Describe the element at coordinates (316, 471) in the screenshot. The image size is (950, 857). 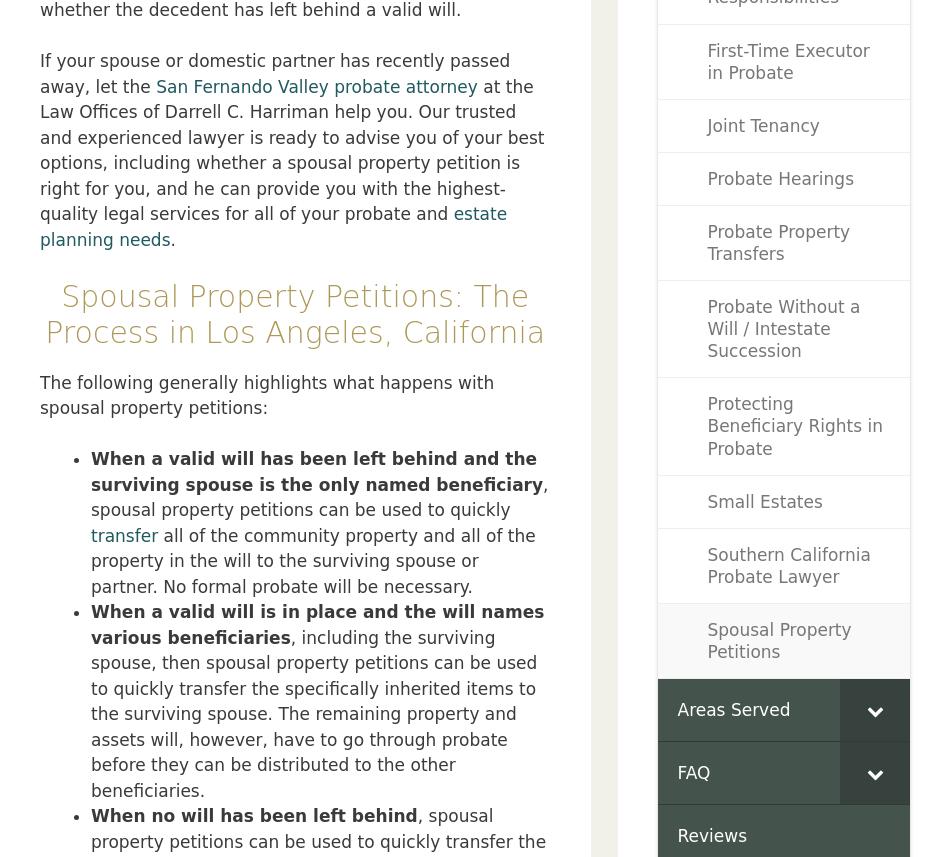
I see `'When a valid will has been left behind and the surviving spouse is the only named beneficiary'` at that location.